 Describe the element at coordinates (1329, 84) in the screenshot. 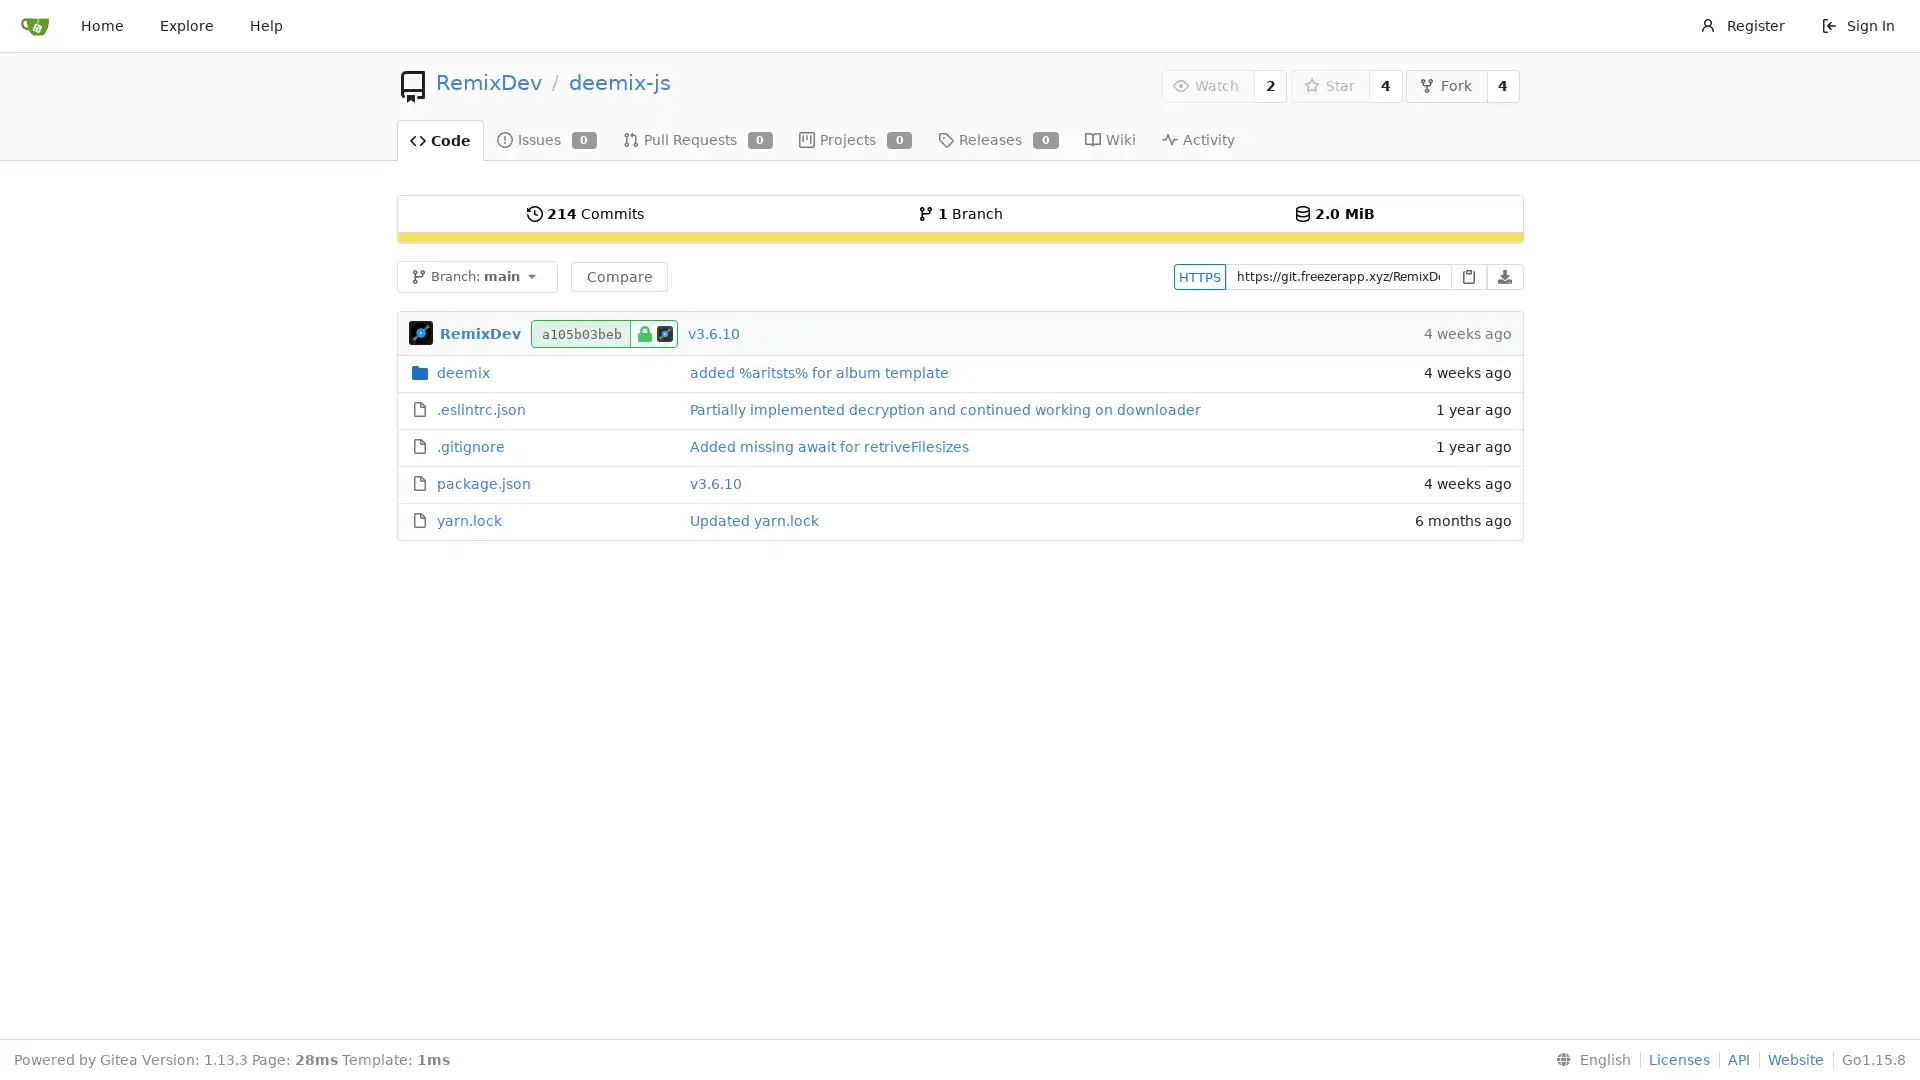

I see `Star` at that location.